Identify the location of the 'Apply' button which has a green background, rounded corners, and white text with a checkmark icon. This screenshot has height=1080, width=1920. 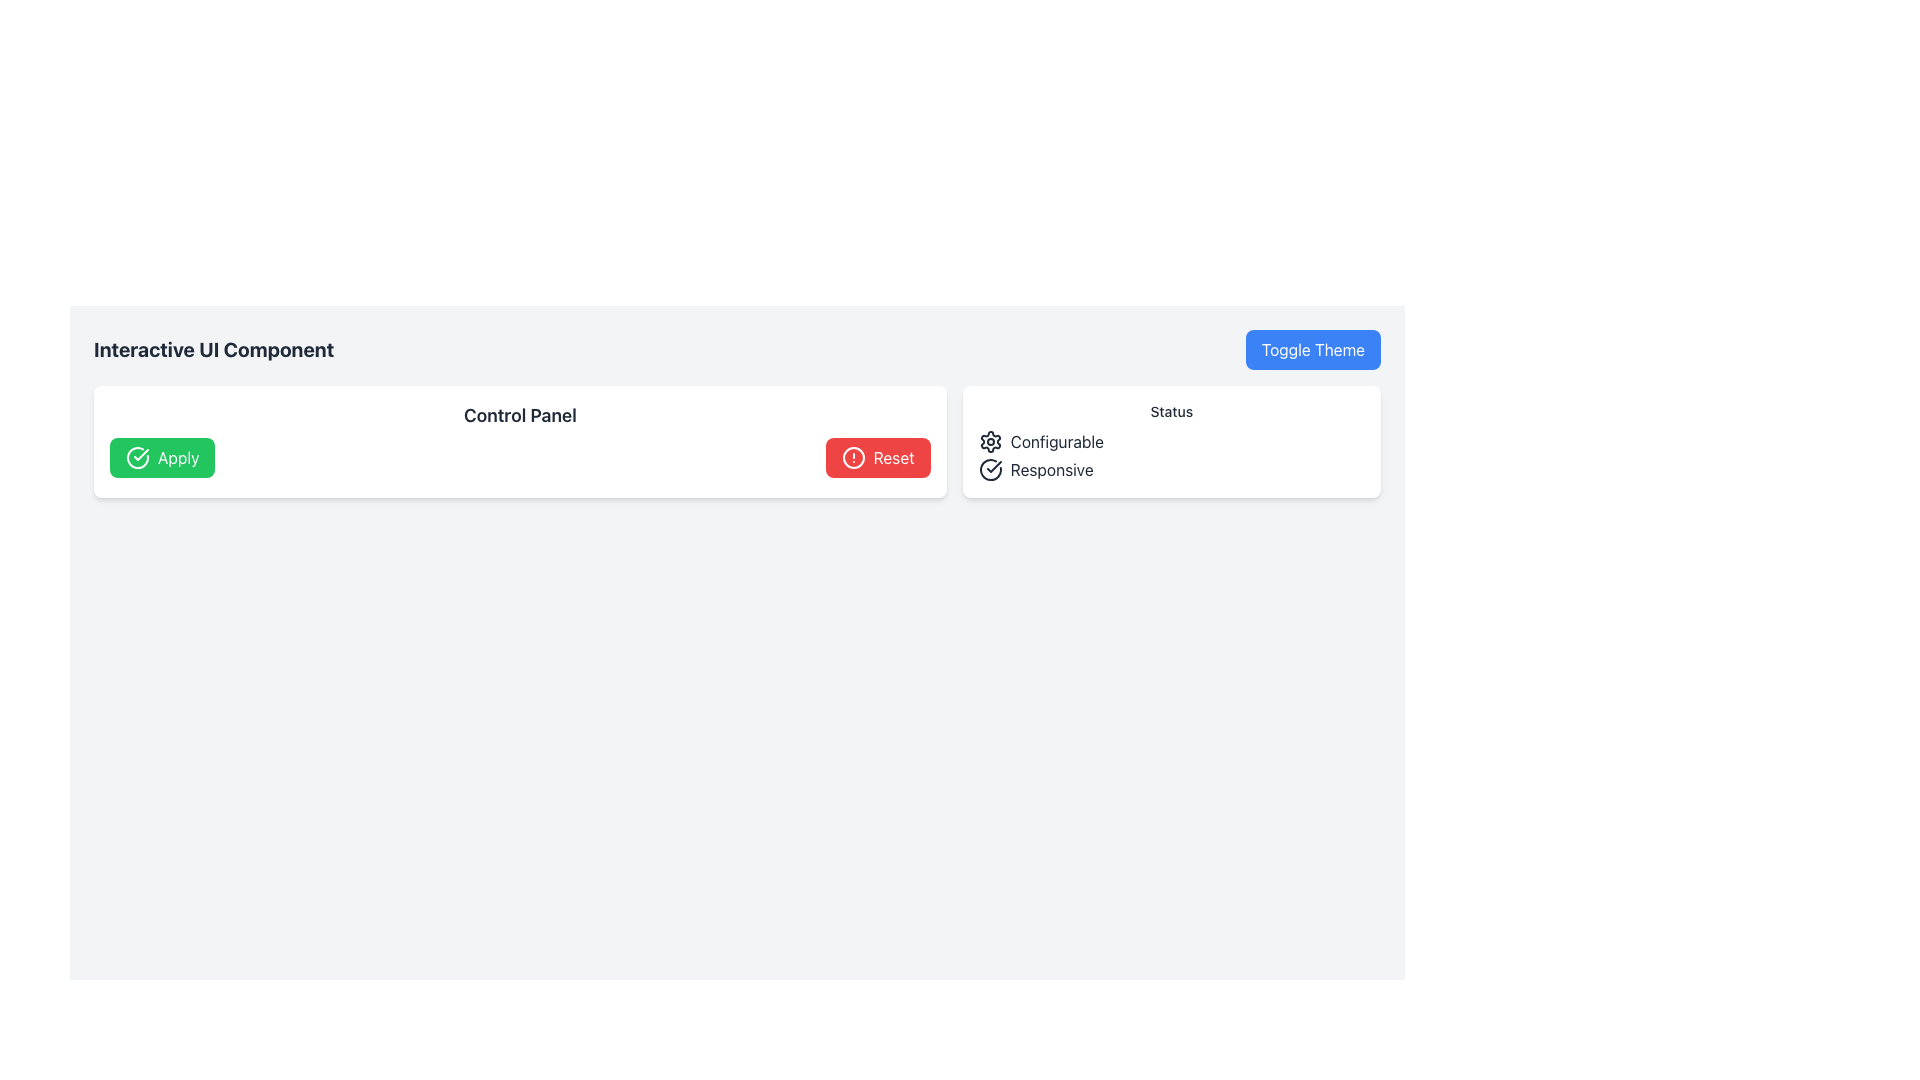
(162, 458).